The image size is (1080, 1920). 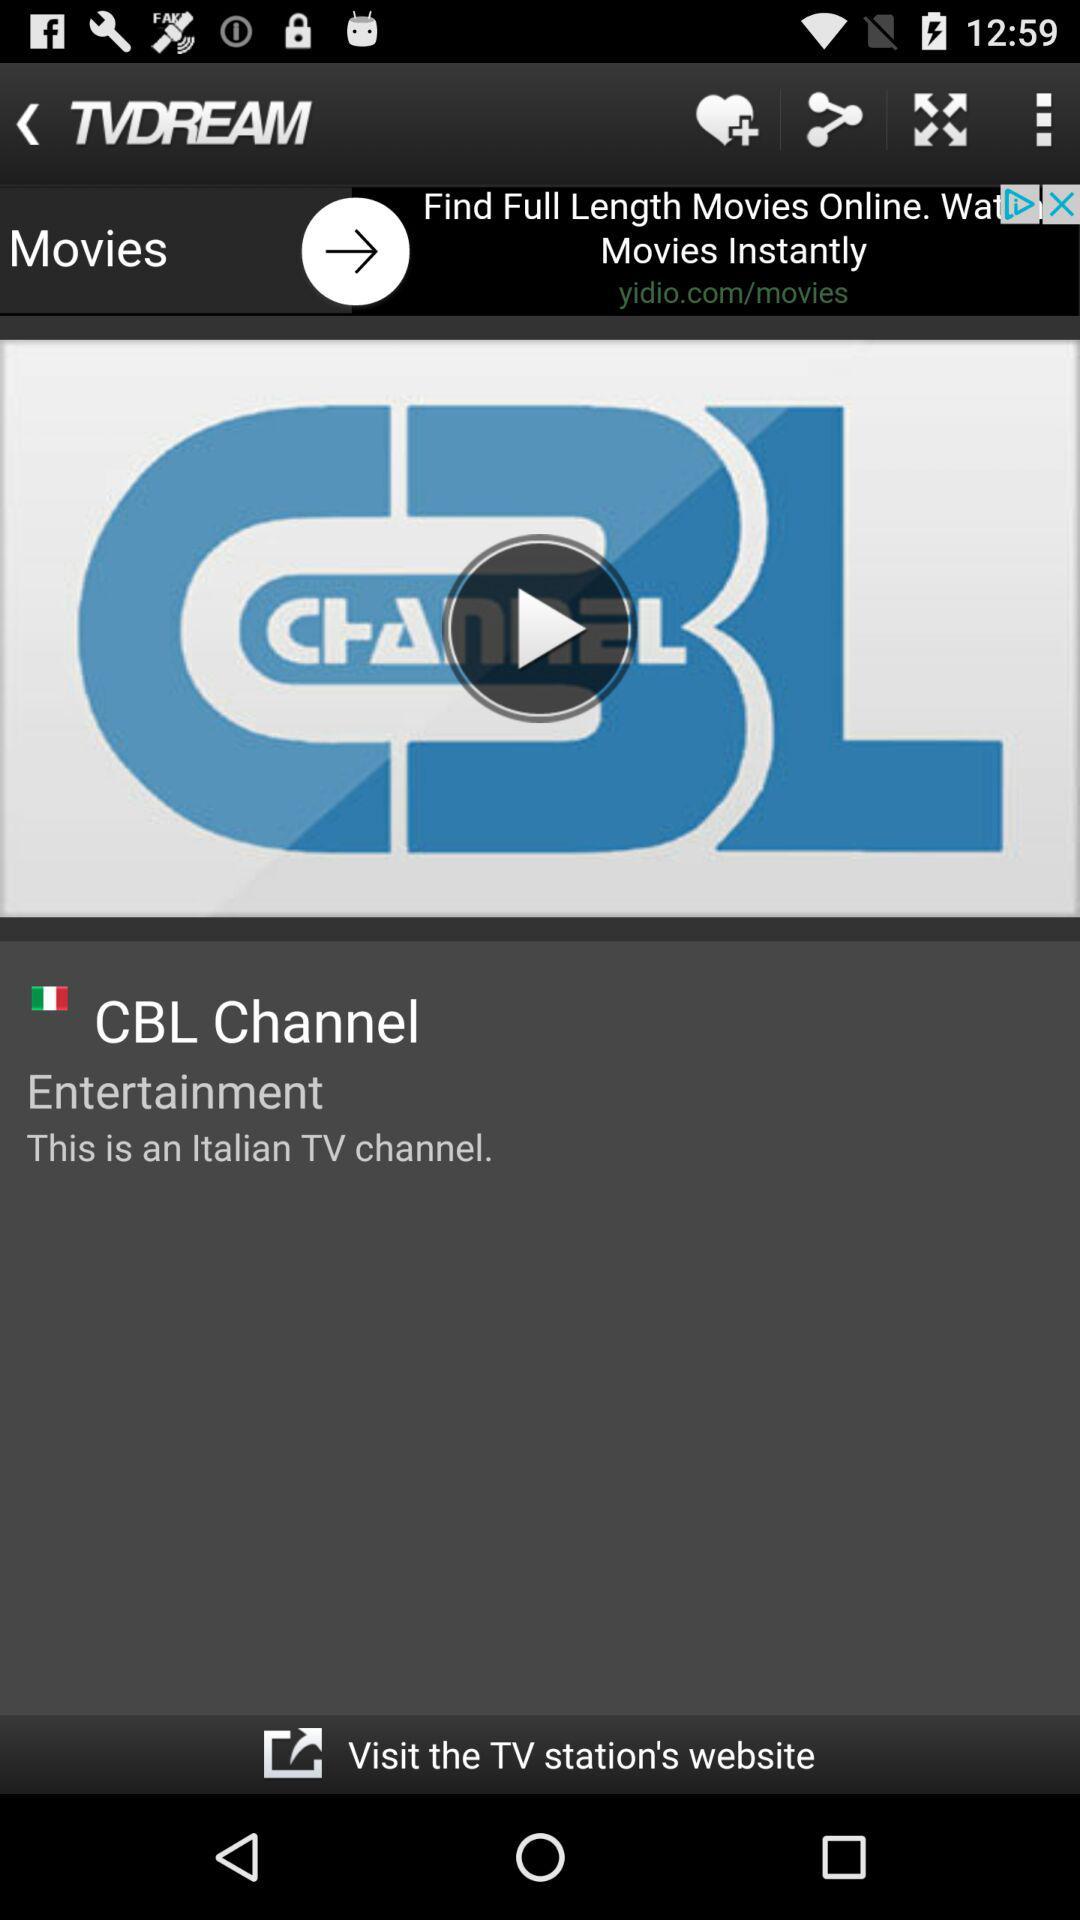 I want to click on play, so click(x=538, y=627).